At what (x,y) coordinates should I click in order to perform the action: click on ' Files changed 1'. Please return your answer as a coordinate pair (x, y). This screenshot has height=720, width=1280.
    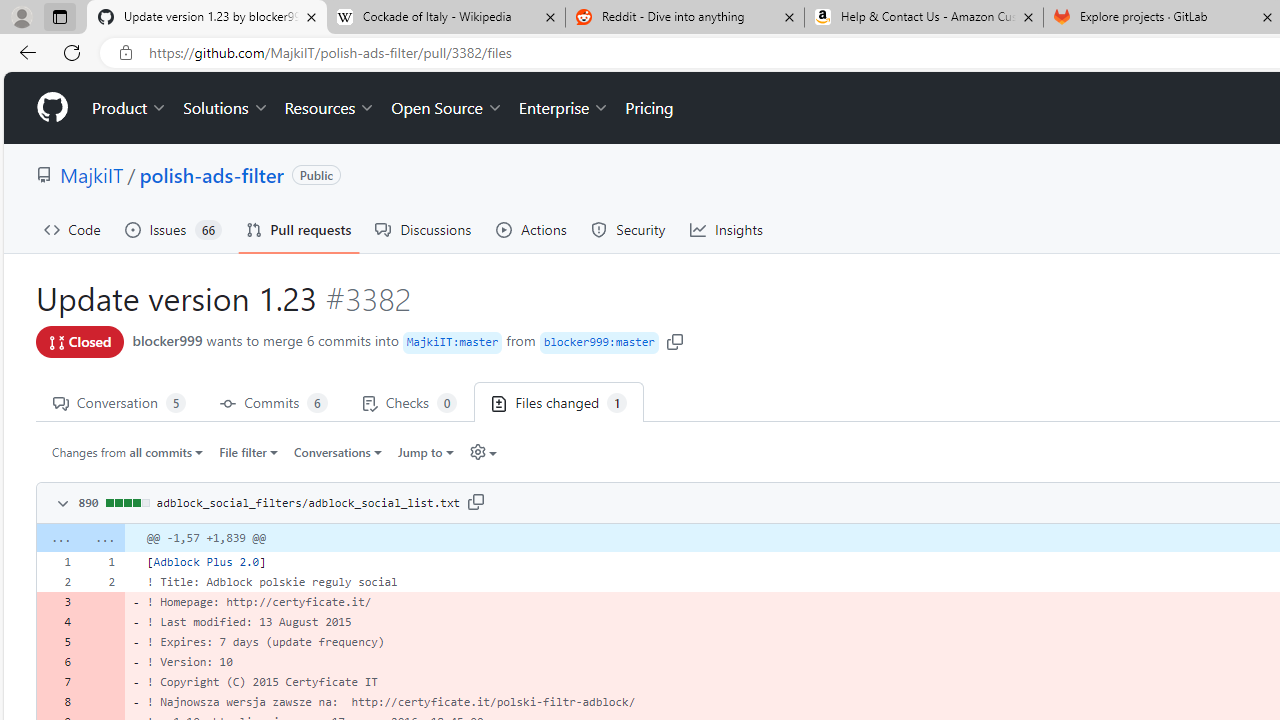
    Looking at the image, I should click on (559, 402).